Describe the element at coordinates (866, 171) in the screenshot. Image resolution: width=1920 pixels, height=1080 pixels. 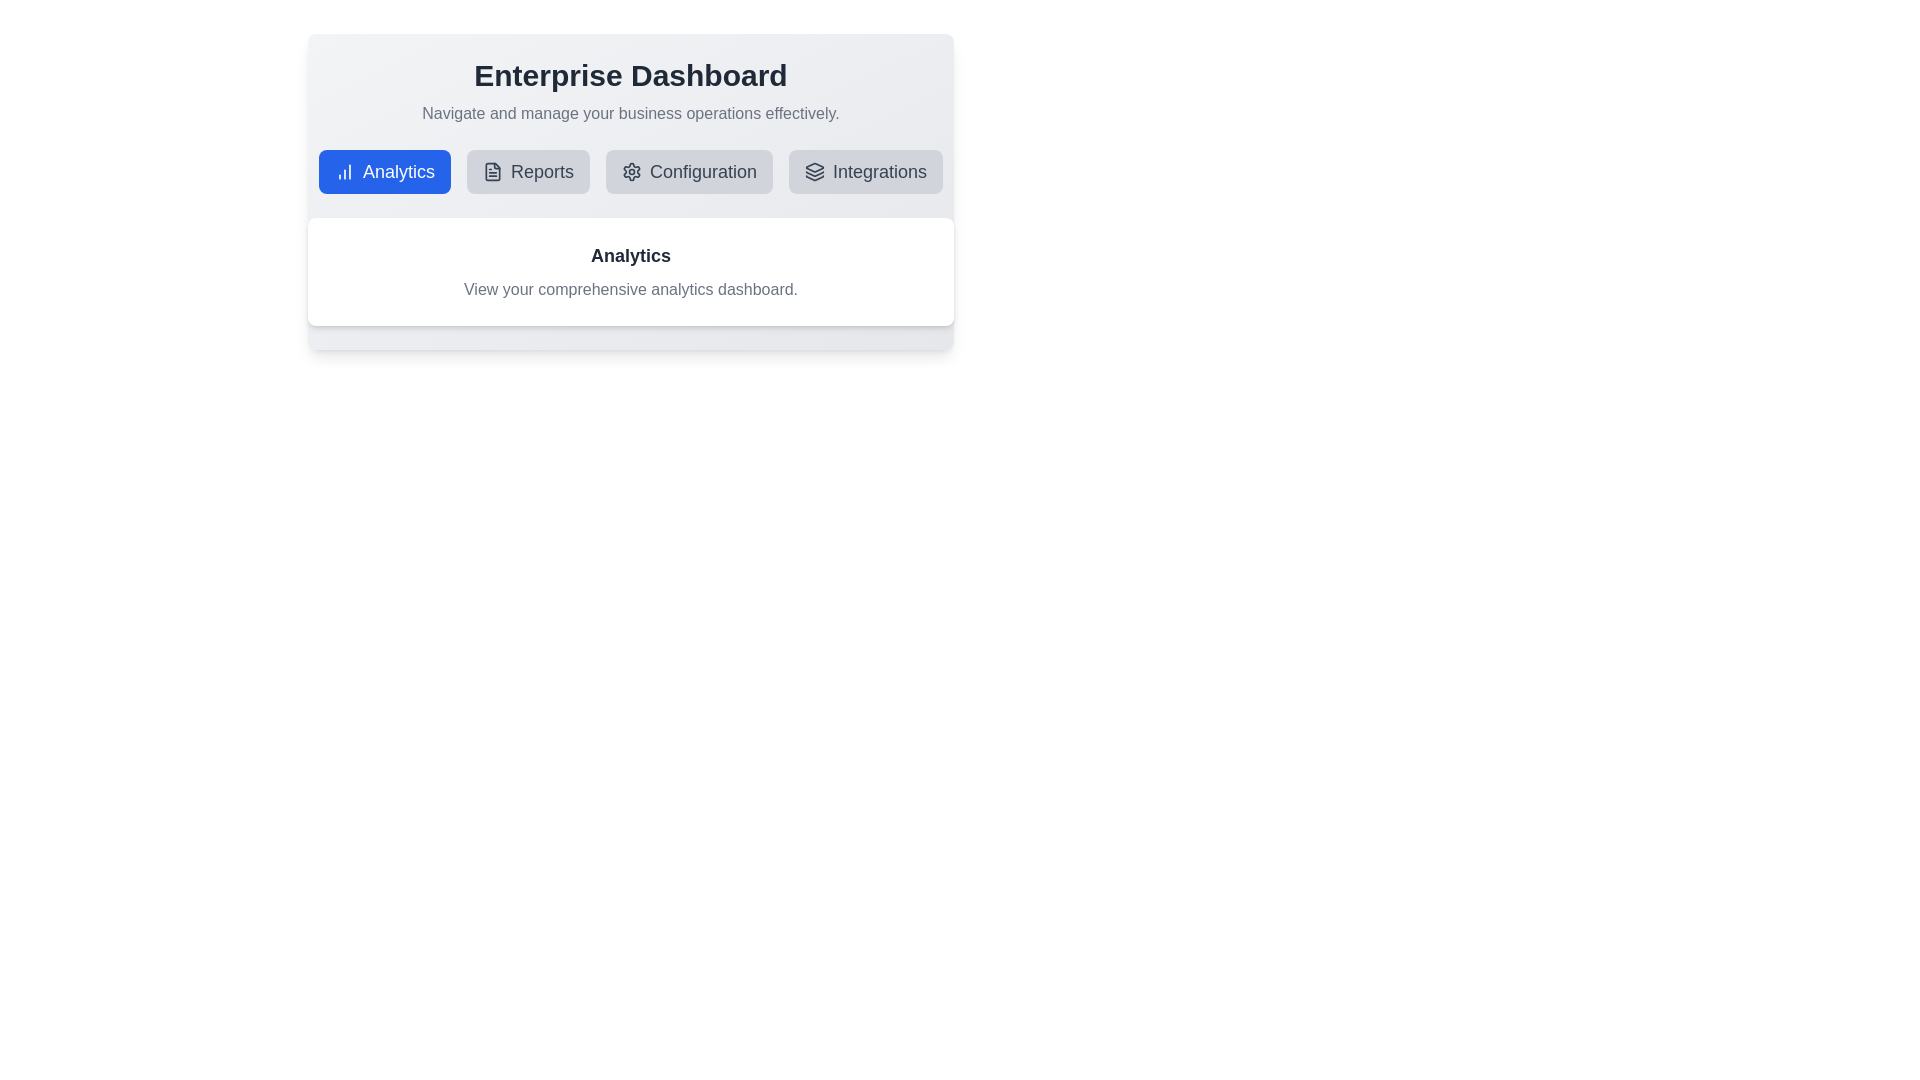
I see `the tab labeled Integrations` at that location.